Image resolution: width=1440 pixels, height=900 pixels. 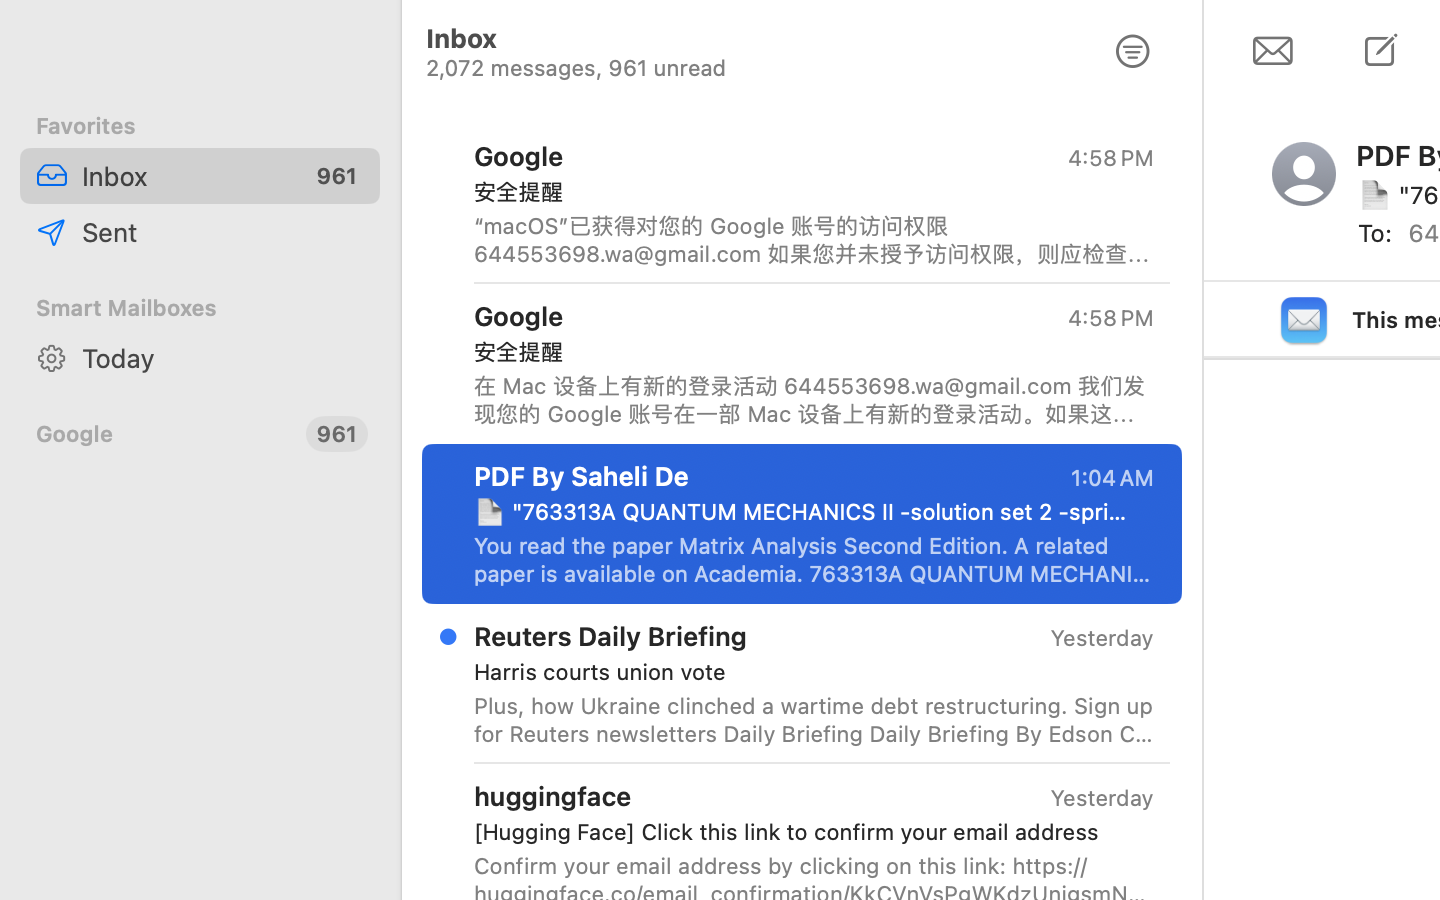 I want to click on '在 Mac 设备上有新的登录活动 644553698.wa@gmail.com 我们发现您的 Google 账号在一部 Mac 设备上有新的登录活动。如果这是您本人的操作，那么您无需采取任何行动。如果这不是您本人的操作，我们会帮助您保护您的账号。 查看活动 您也可以访问以下网址查看安全性活动： https://myaccount.google.com/notifications 我们向您发送这封电子邮件，目的是让您了解关于您的 Google 账号和服务的重大变化。 © 2024 Google LLC, 1600 Amphitheatre Parkway, Mountain View, CA 94043, USA', so click(x=814, y=399).